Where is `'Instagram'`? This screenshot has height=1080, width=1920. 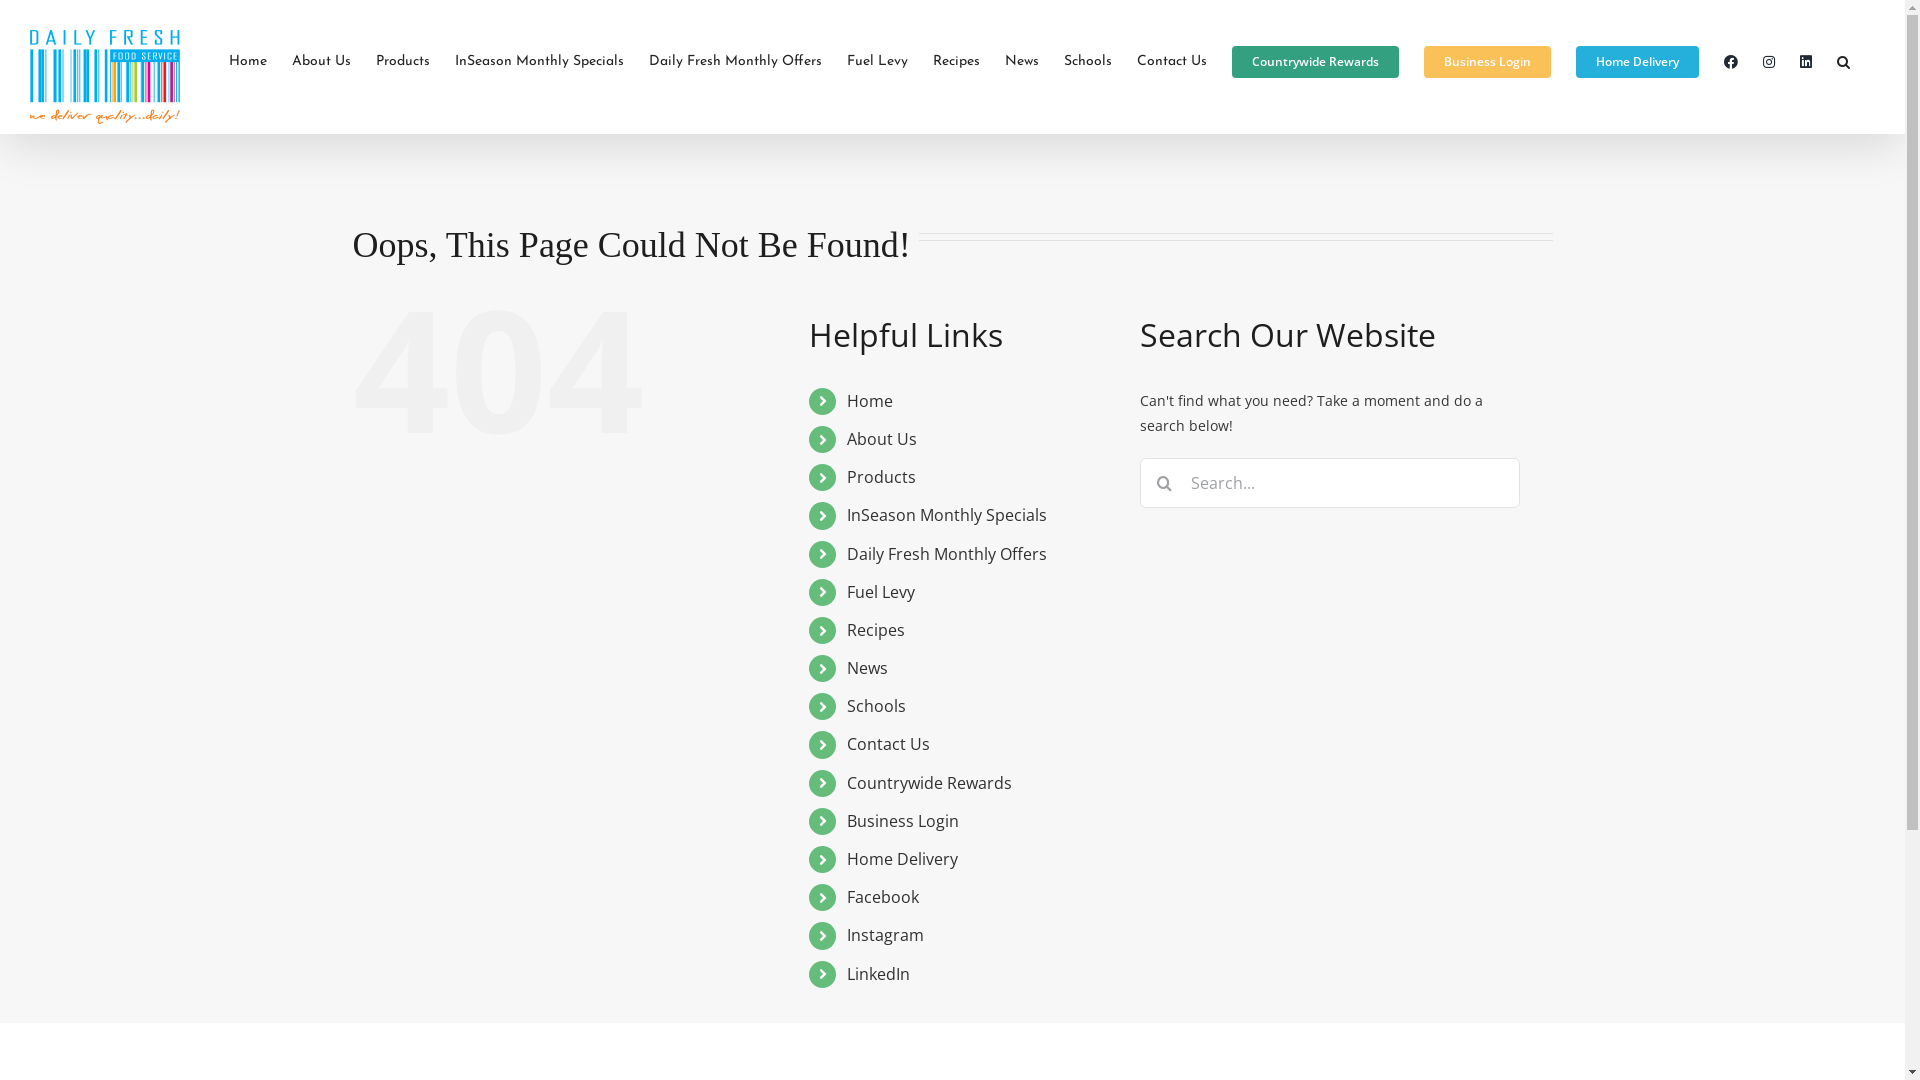 'Instagram' is located at coordinates (884, 934).